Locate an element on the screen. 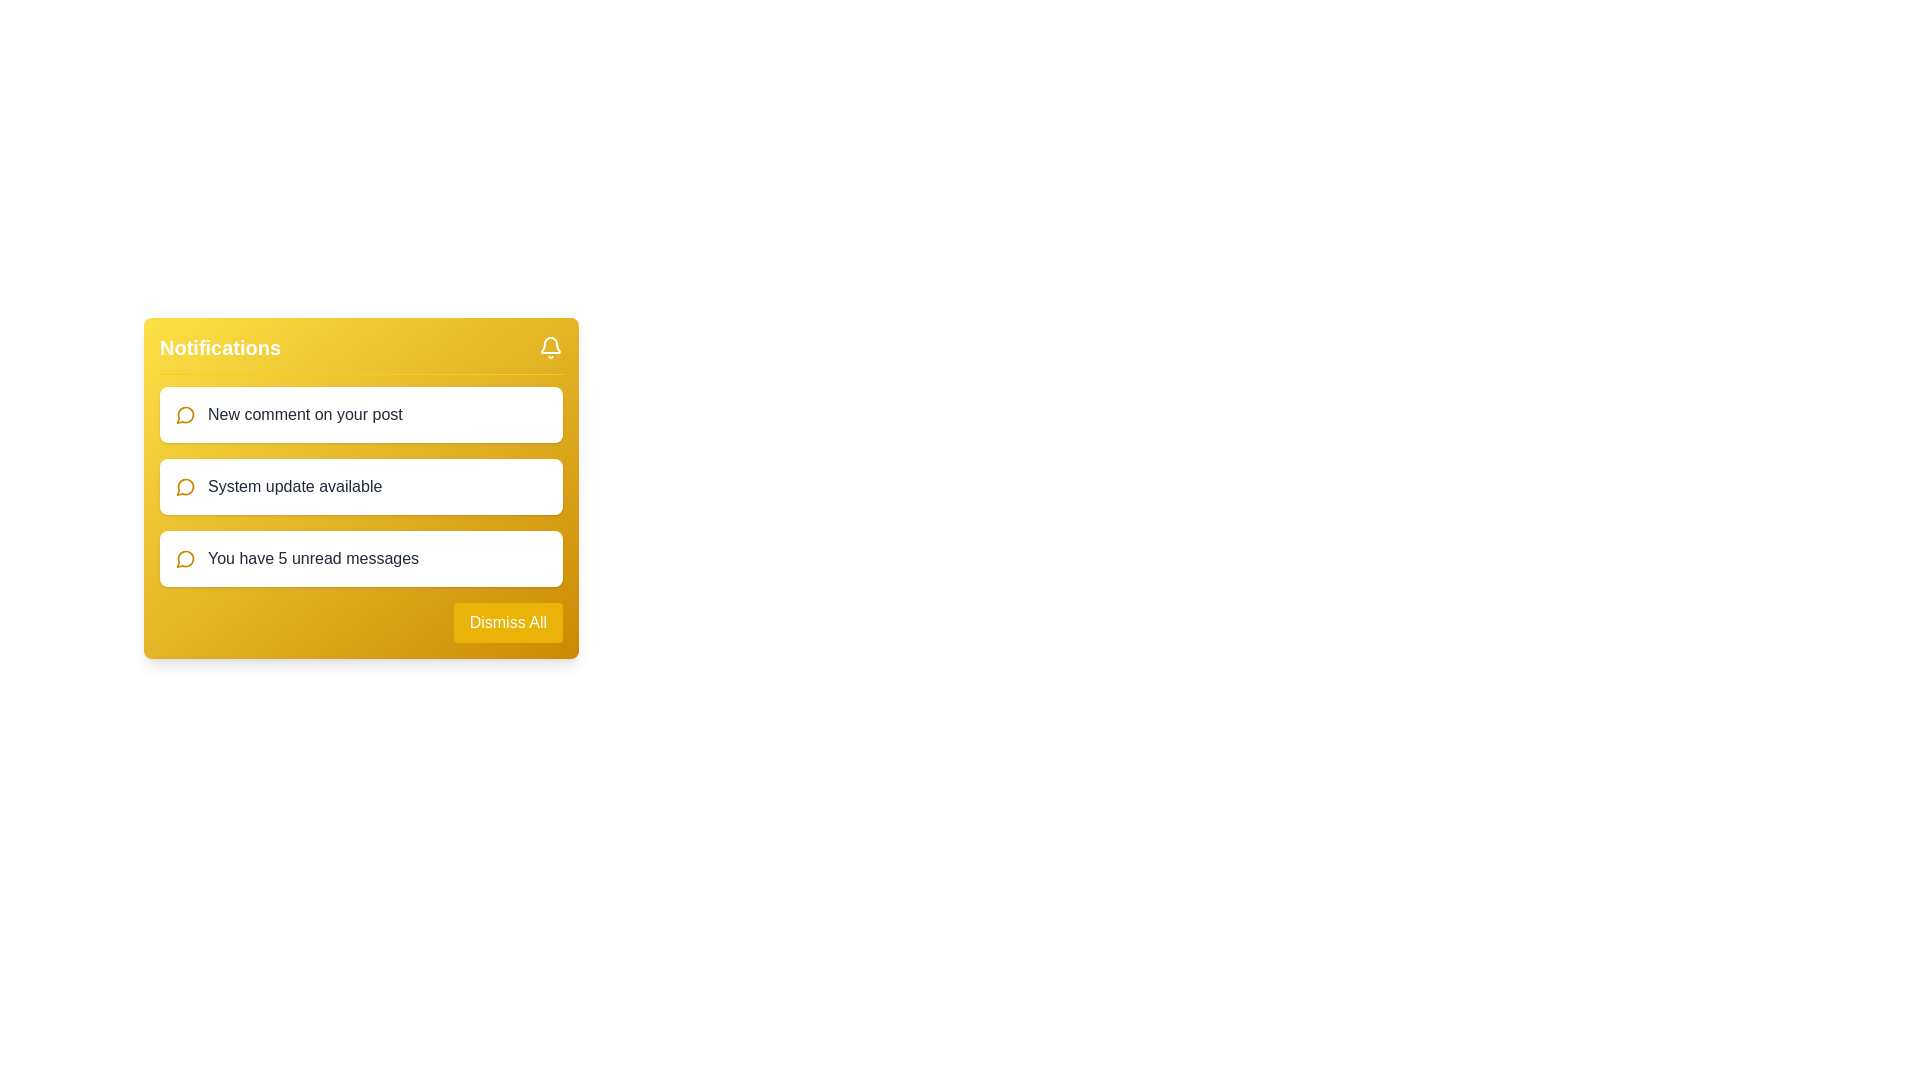 This screenshot has height=1080, width=1920. the leftmost icon in the notification box that indicates a comment associated with the message 'New comment on your post' is located at coordinates (186, 414).